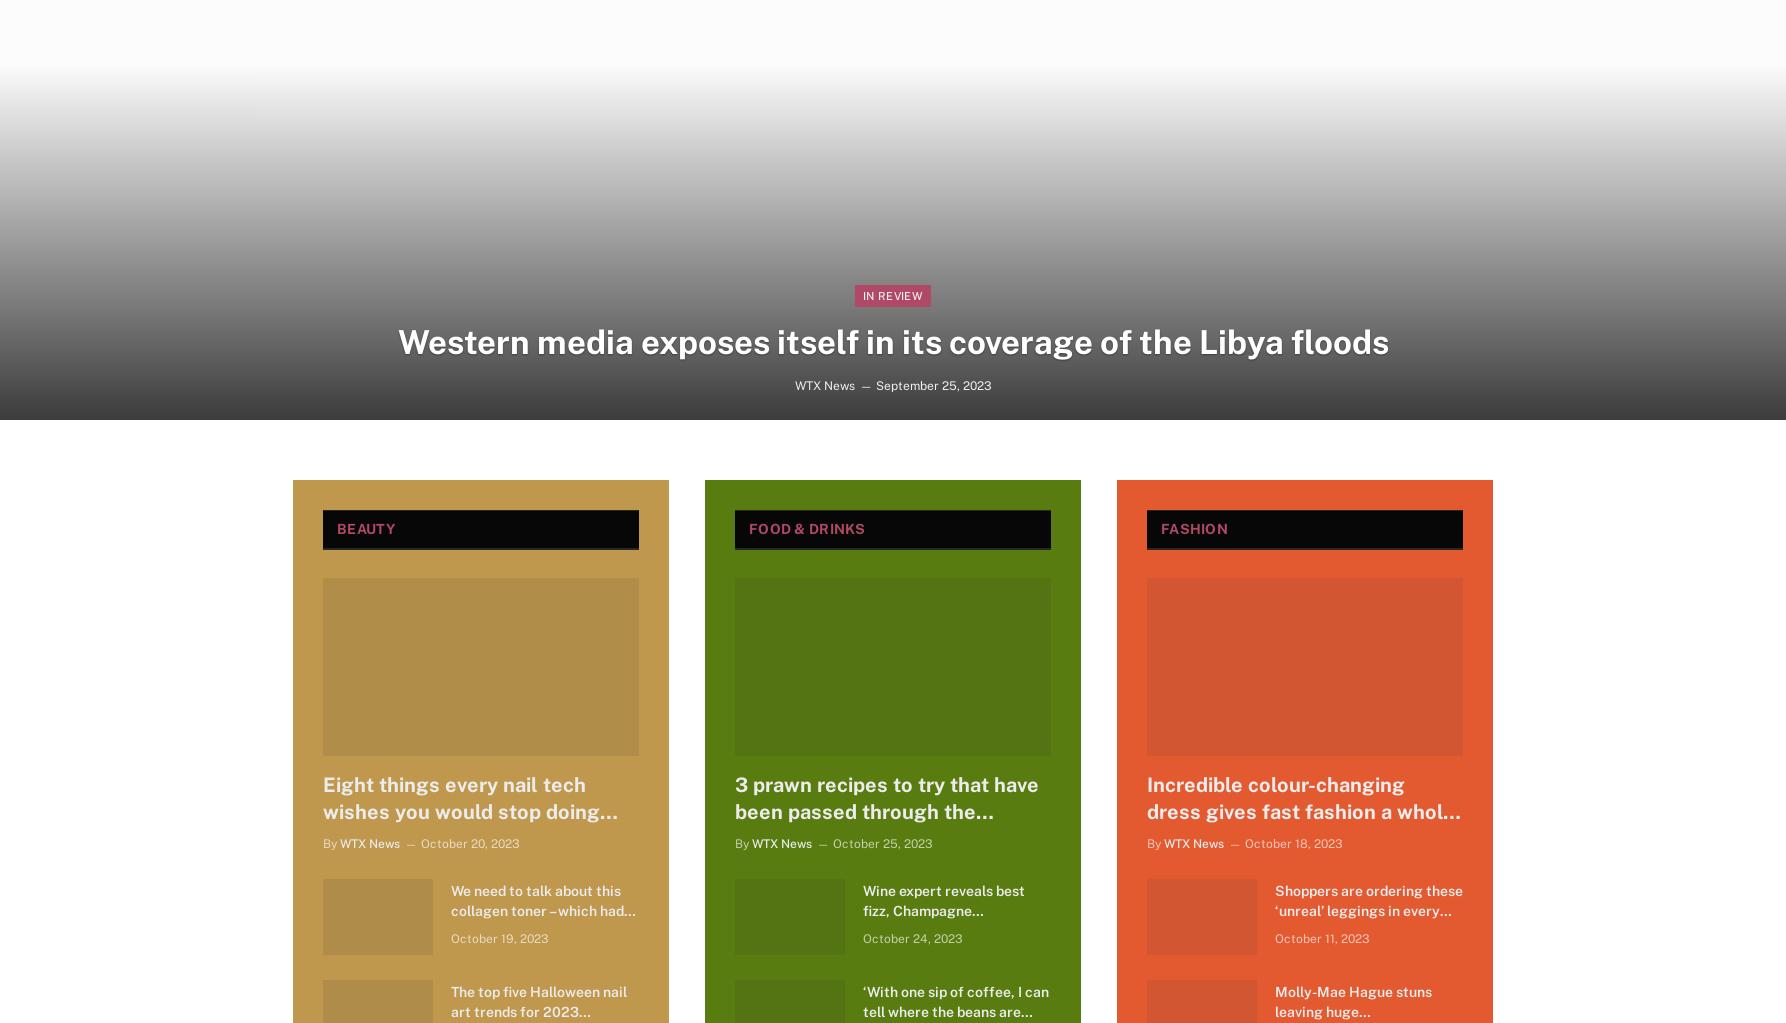 Image resolution: width=1786 pixels, height=1023 pixels. Describe the element at coordinates (323, 811) in the screenshot. I see `'Eight things every nail tech wishes you would stop doing before your next manicure'` at that location.